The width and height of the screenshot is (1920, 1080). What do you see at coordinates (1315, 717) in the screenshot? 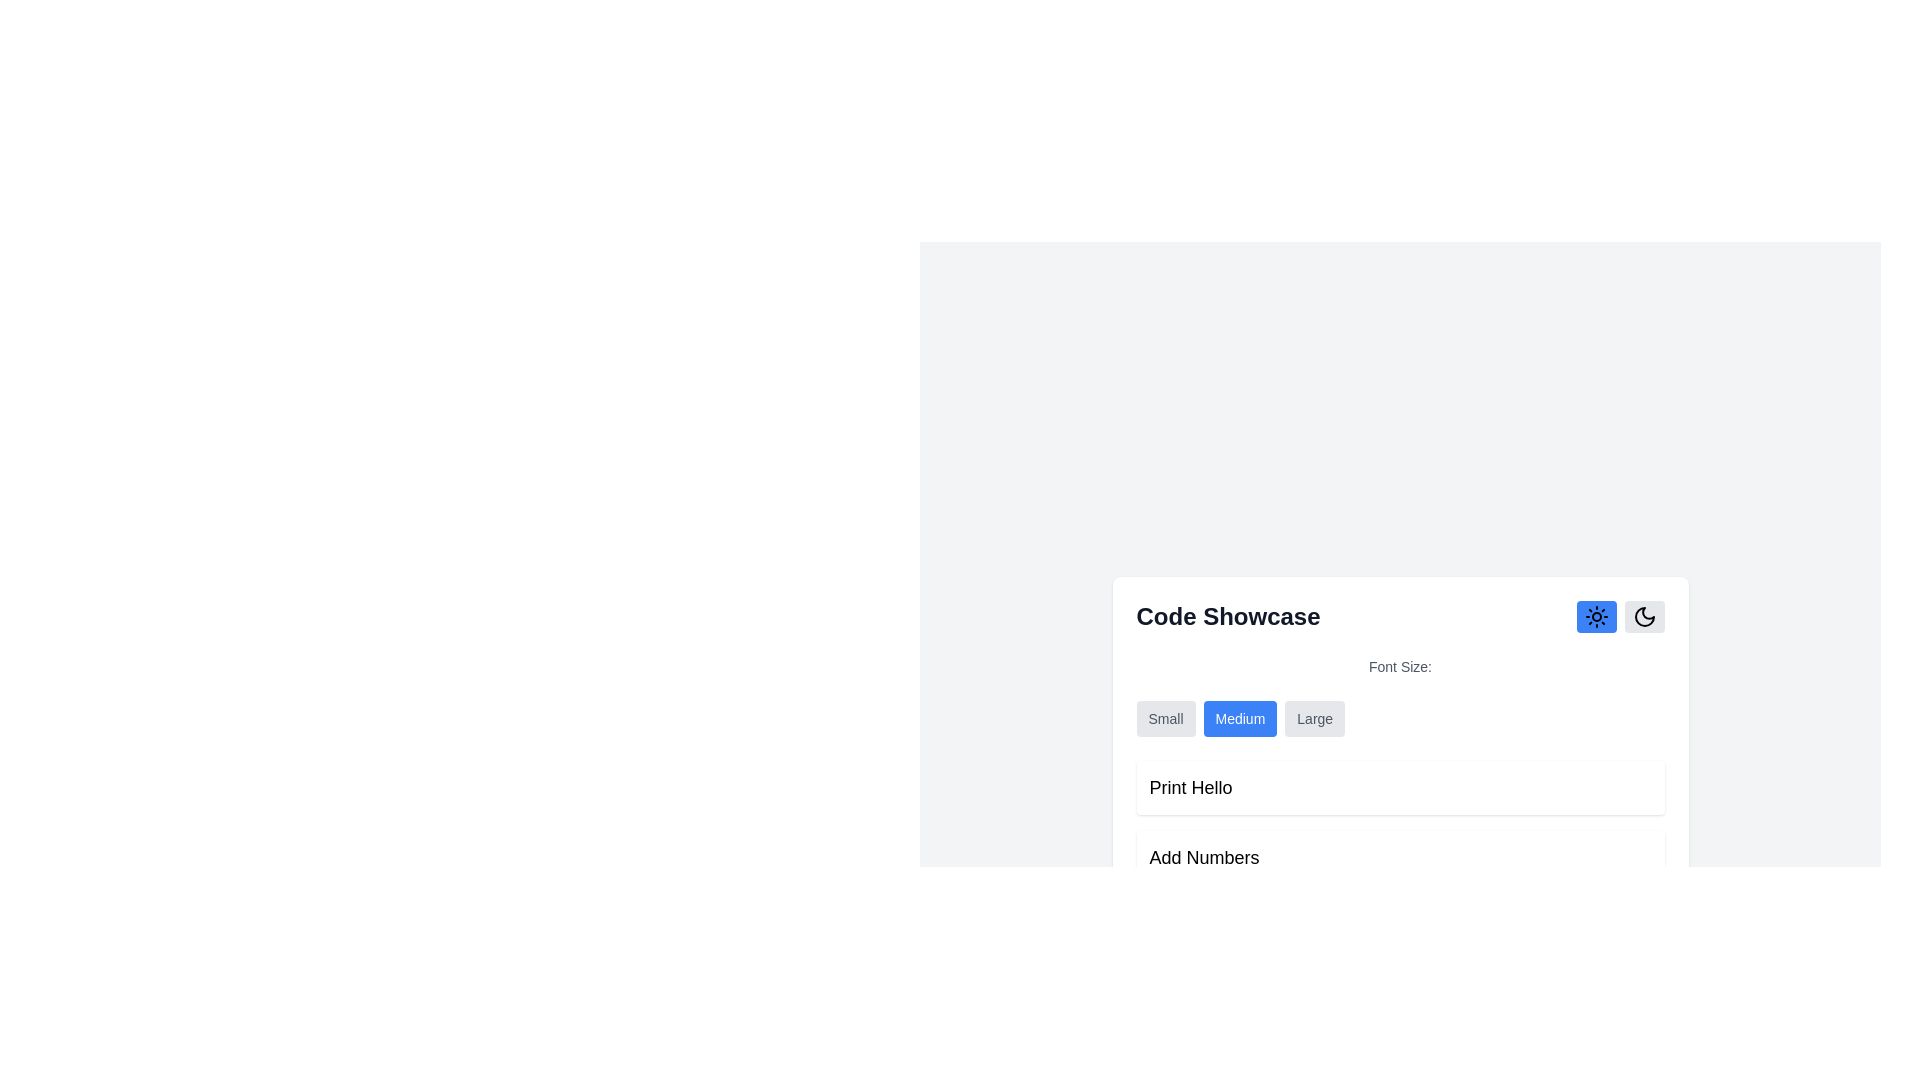
I see `the 'Large' font size option button located in the 'Font Size' section of the UI` at bounding box center [1315, 717].